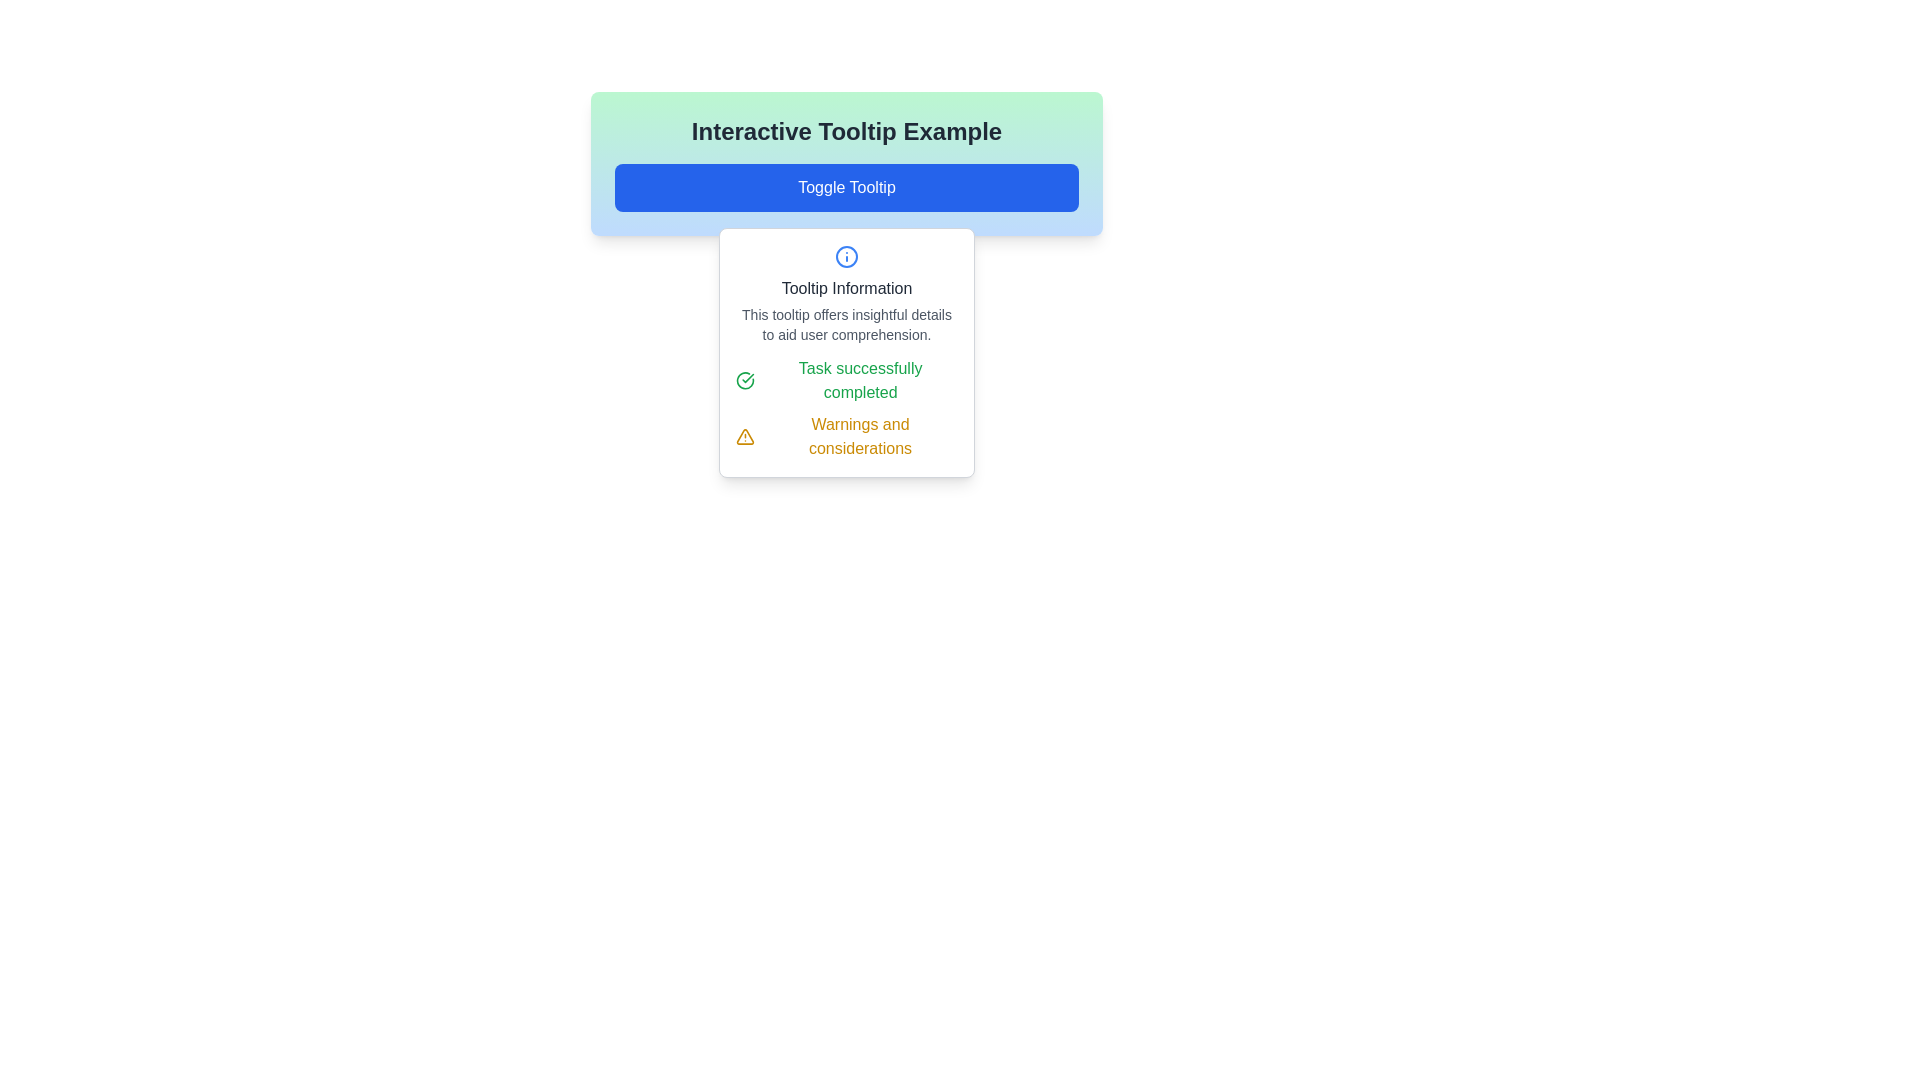  What do you see at coordinates (846, 289) in the screenshot?
I see `text label that displays 'Tooltip Information', which is styled with a medium font weight and gray color, located above a text block` at bounding box center [846, 289].